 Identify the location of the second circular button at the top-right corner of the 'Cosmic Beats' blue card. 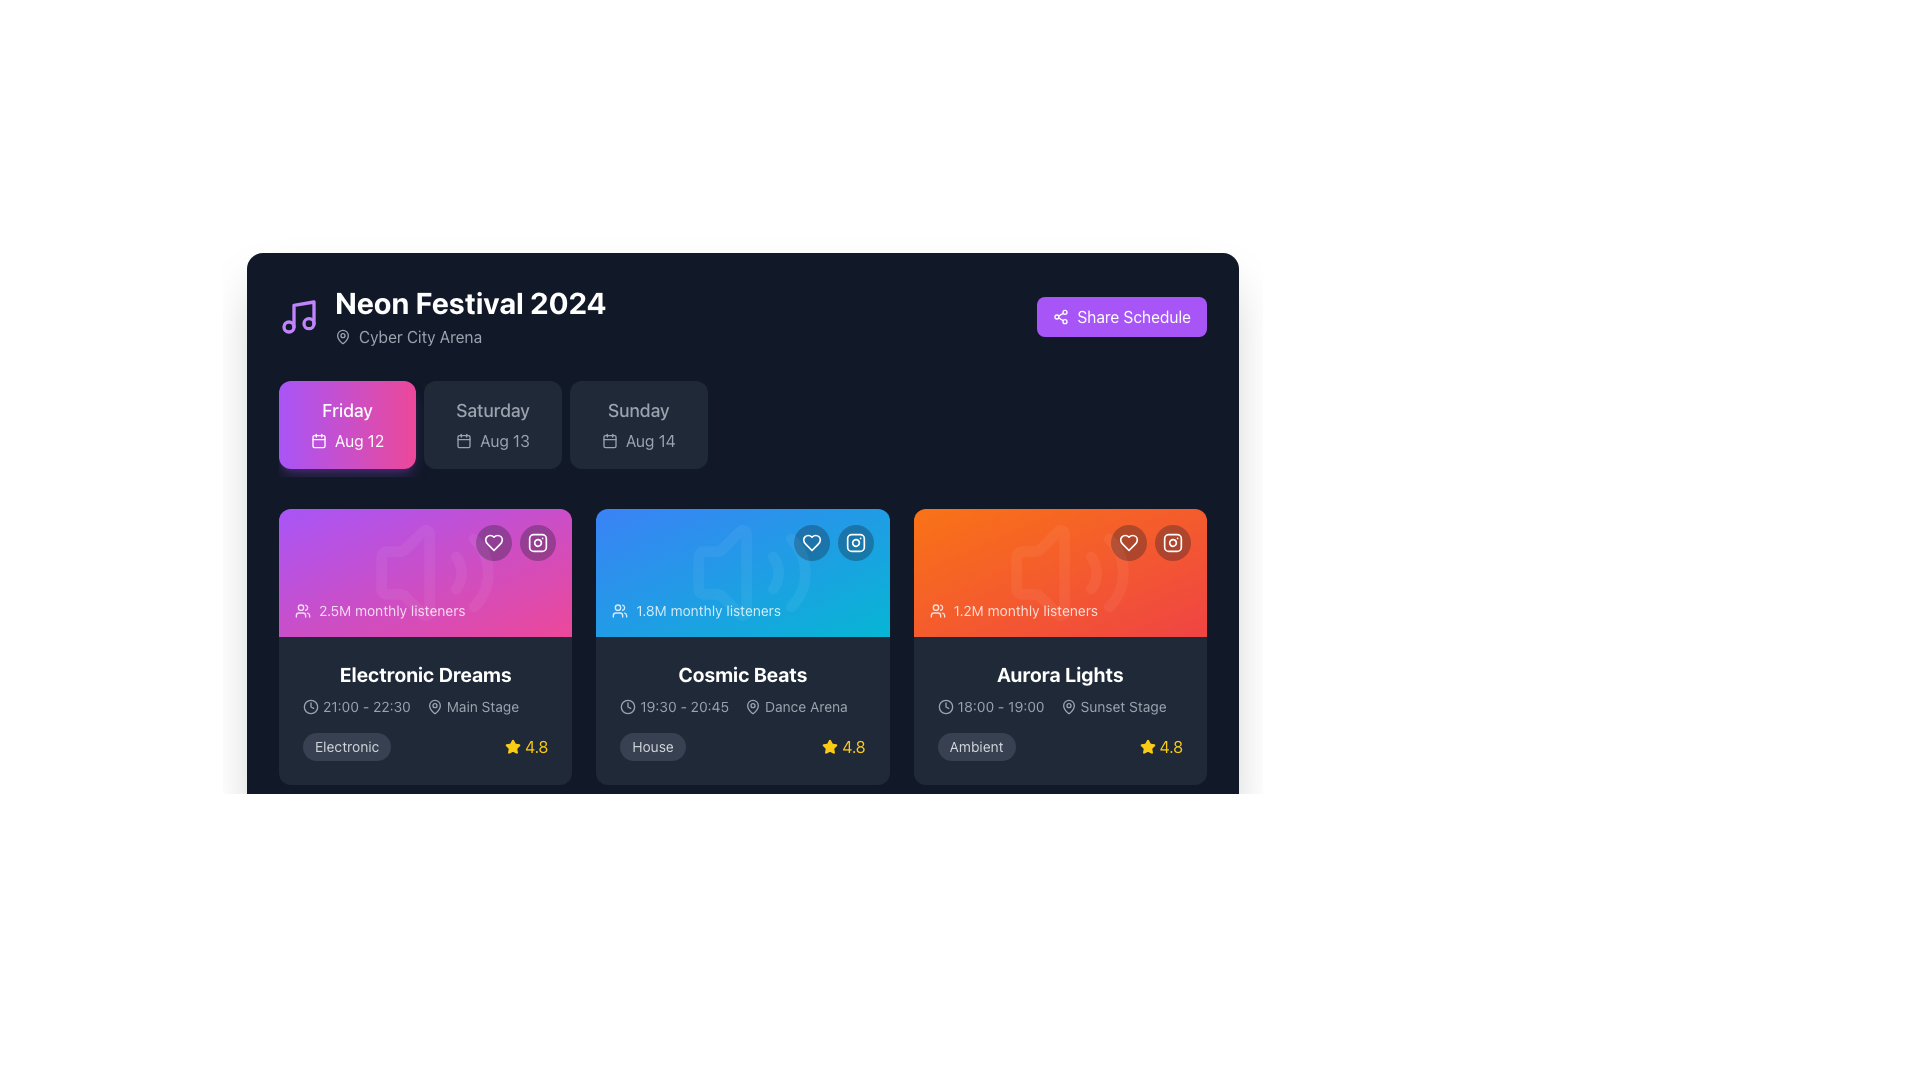
(855, 543).